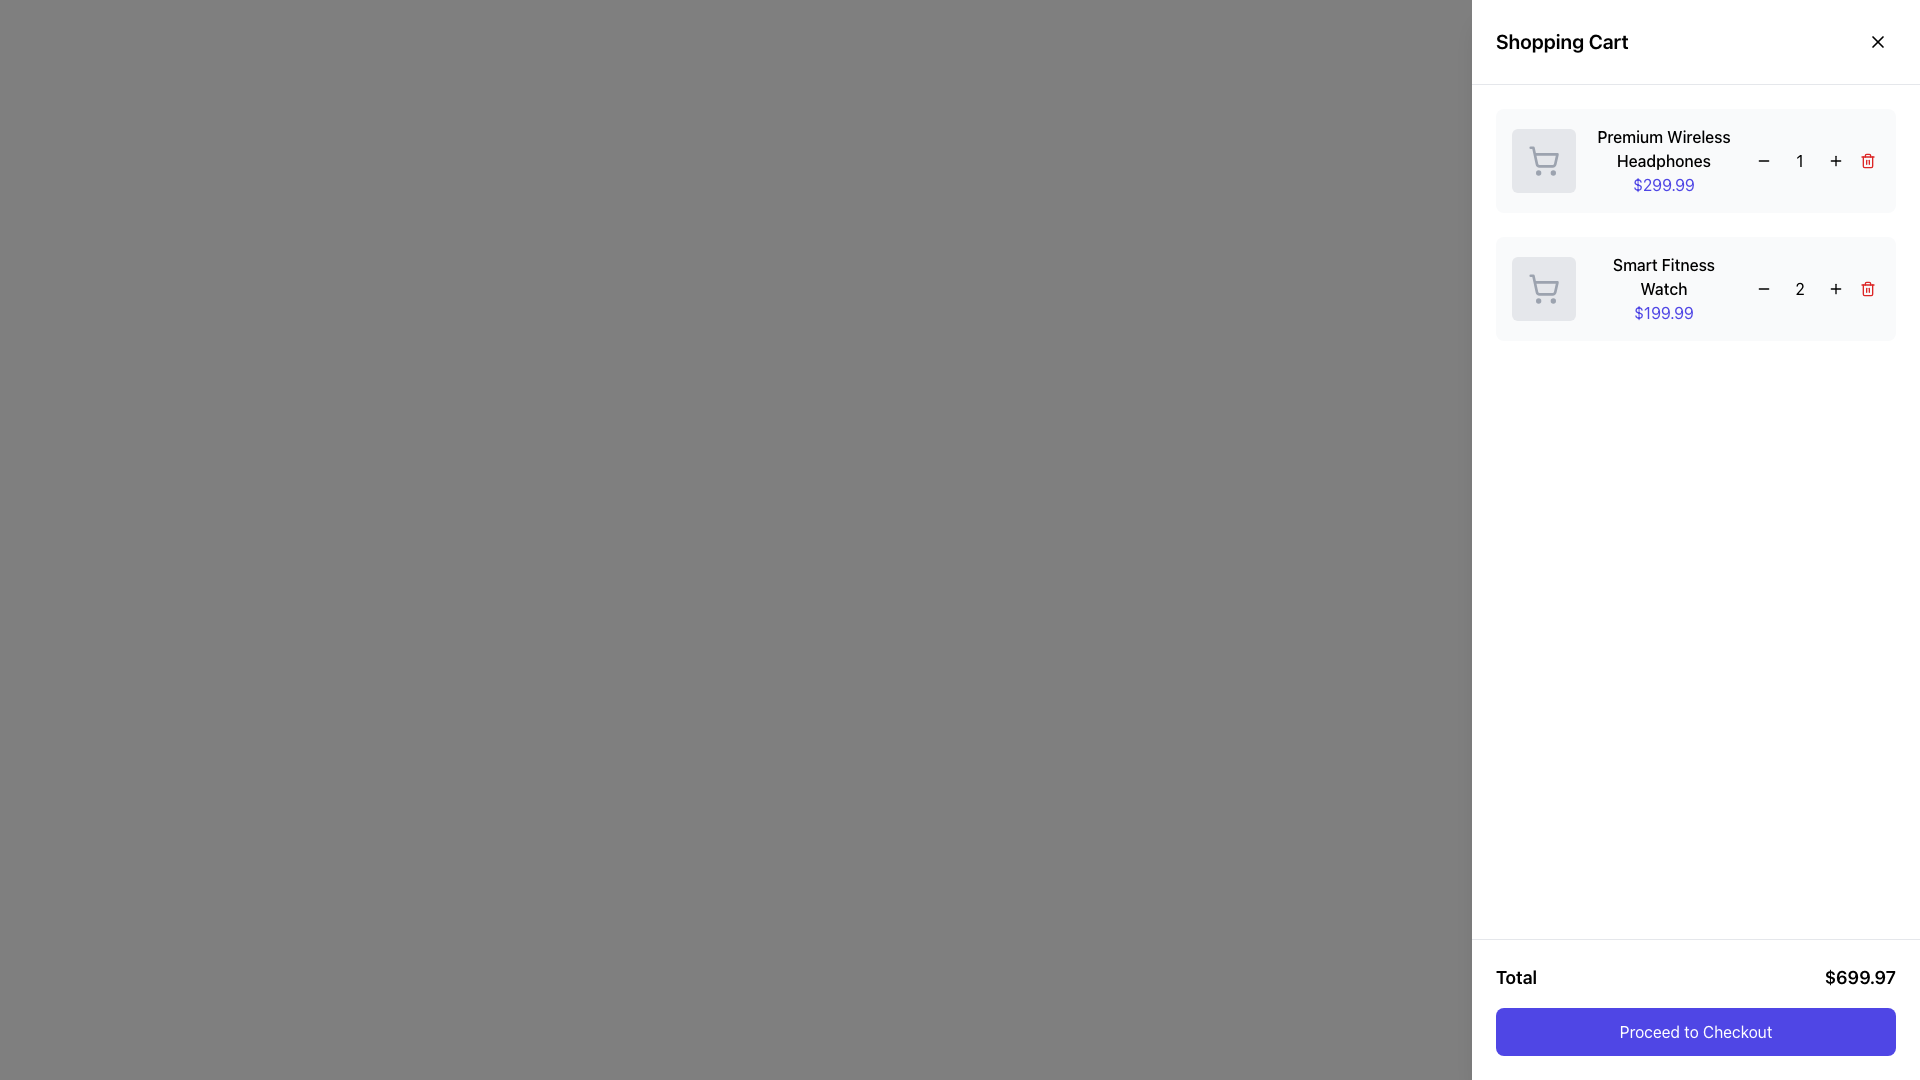  I want to click on the quantity counter for 'Premium Wireless Headphones' in the shopping cart to focus on it, so click(1815, 160).